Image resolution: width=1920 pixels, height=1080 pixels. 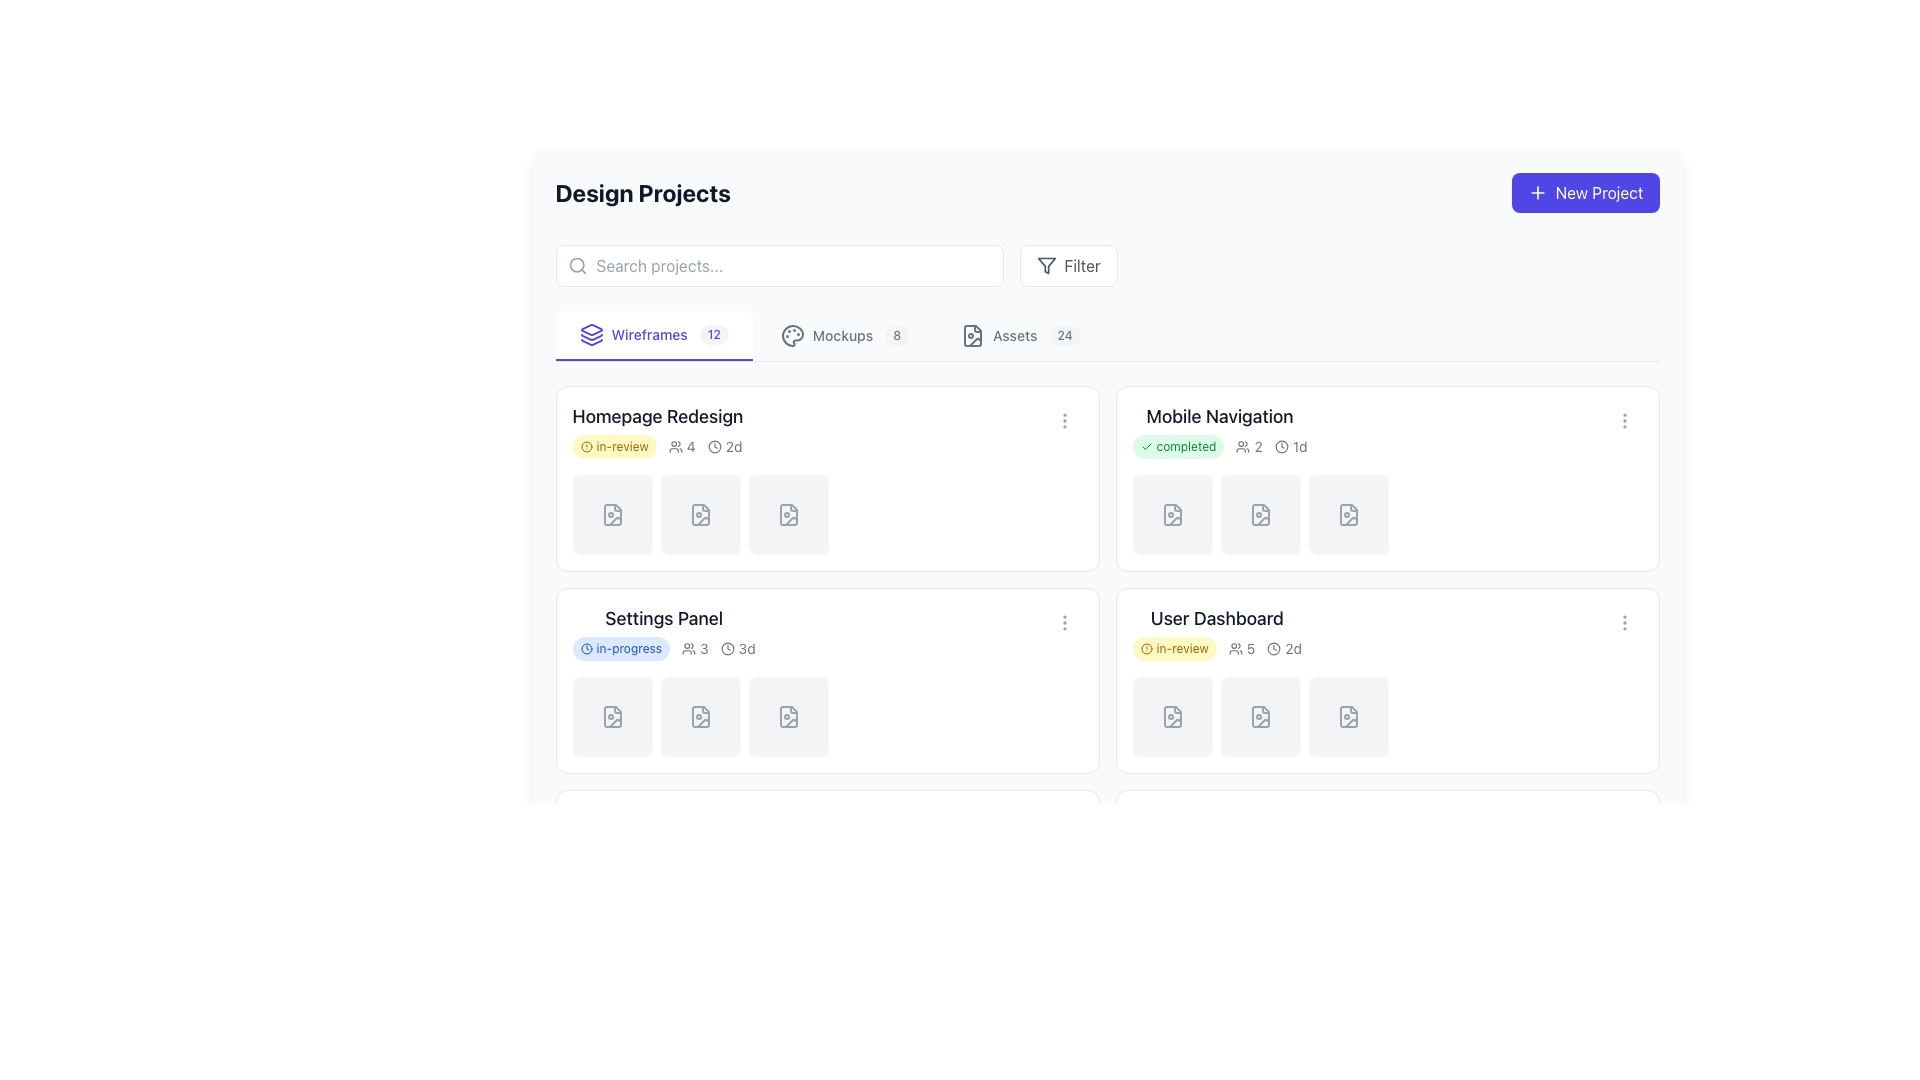 I want to click on the Project summary card titled 'Settings Panel', so click(x=827, y=632).